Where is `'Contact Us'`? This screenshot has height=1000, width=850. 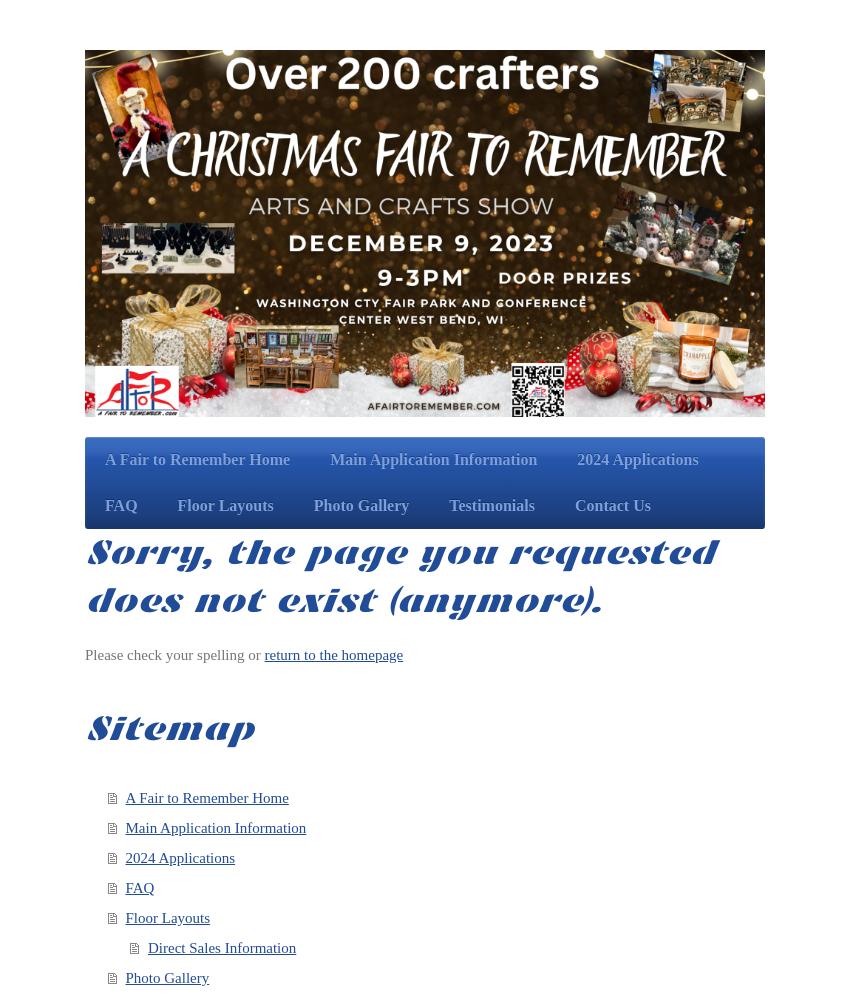 'Contact Us' is located at coordinates (611, 504).